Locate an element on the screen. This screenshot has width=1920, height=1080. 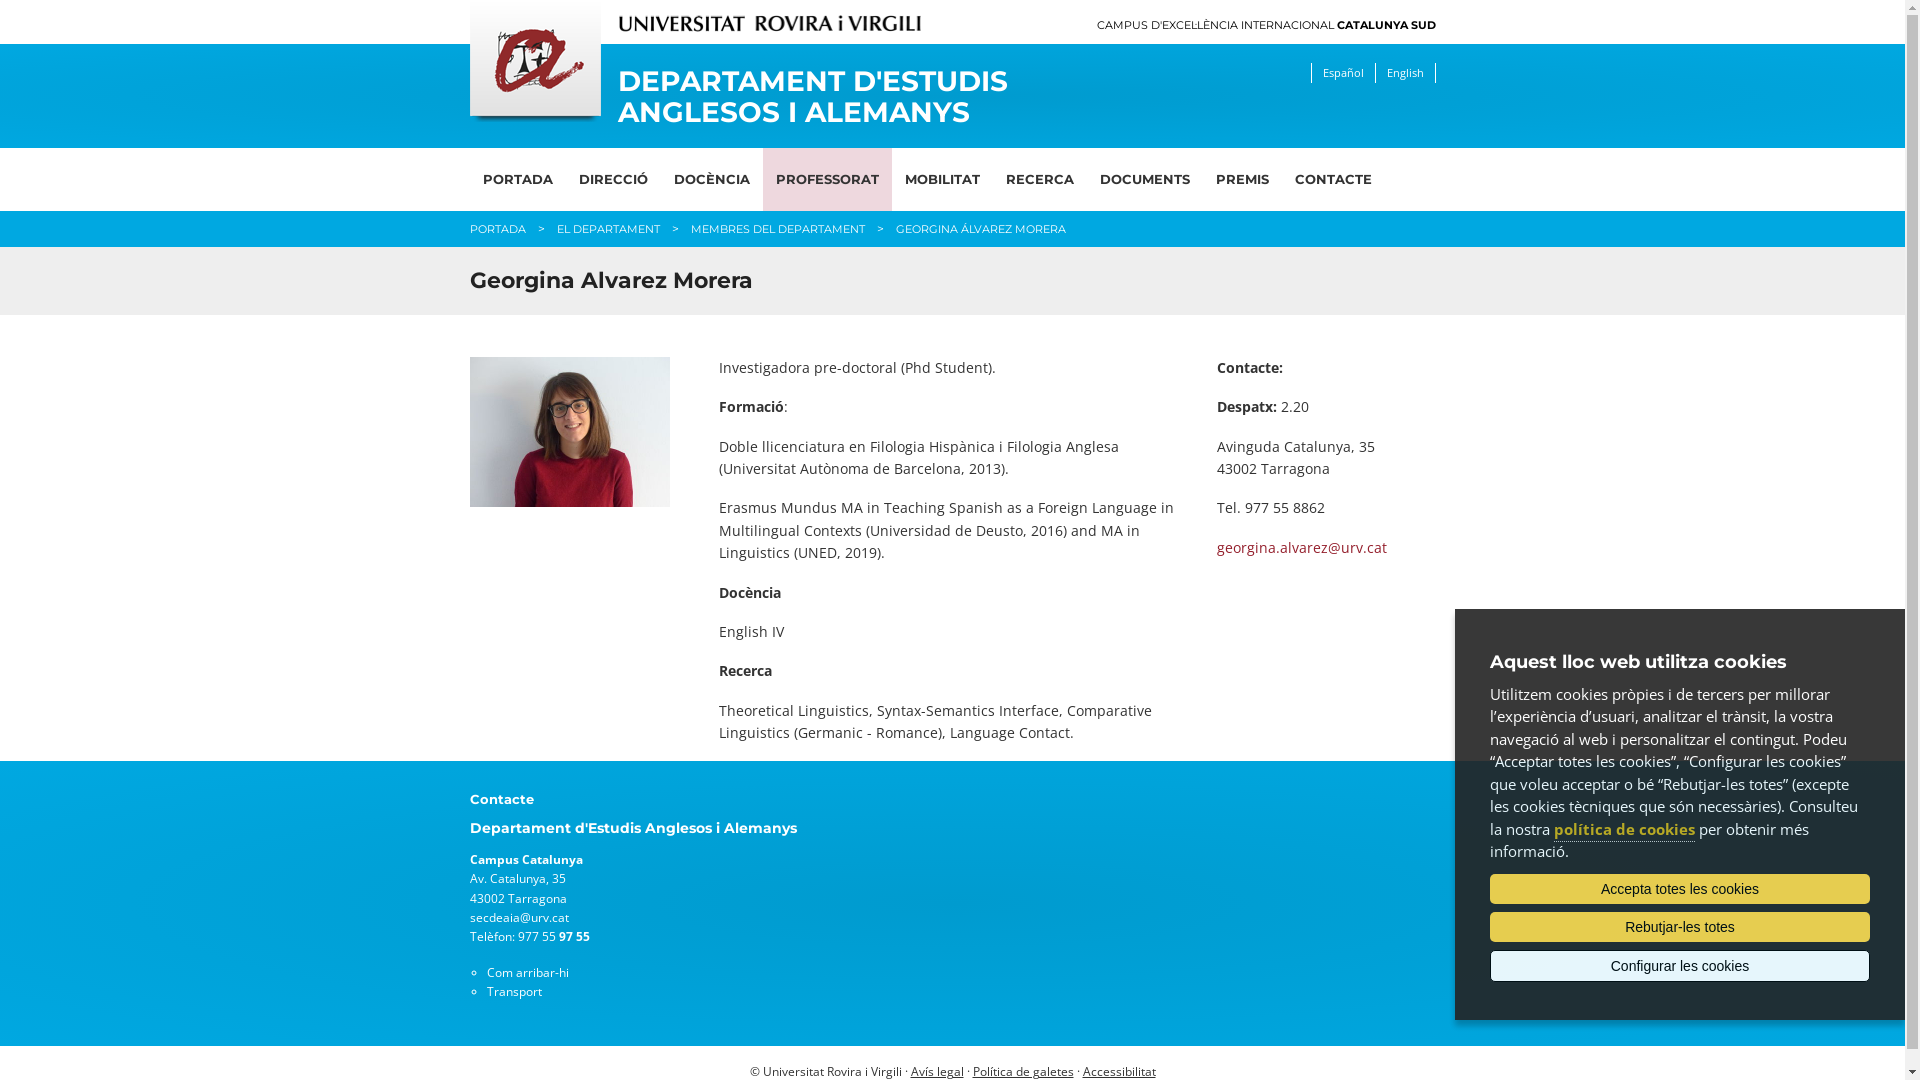
'English' is located at coordinates (1403, 72).